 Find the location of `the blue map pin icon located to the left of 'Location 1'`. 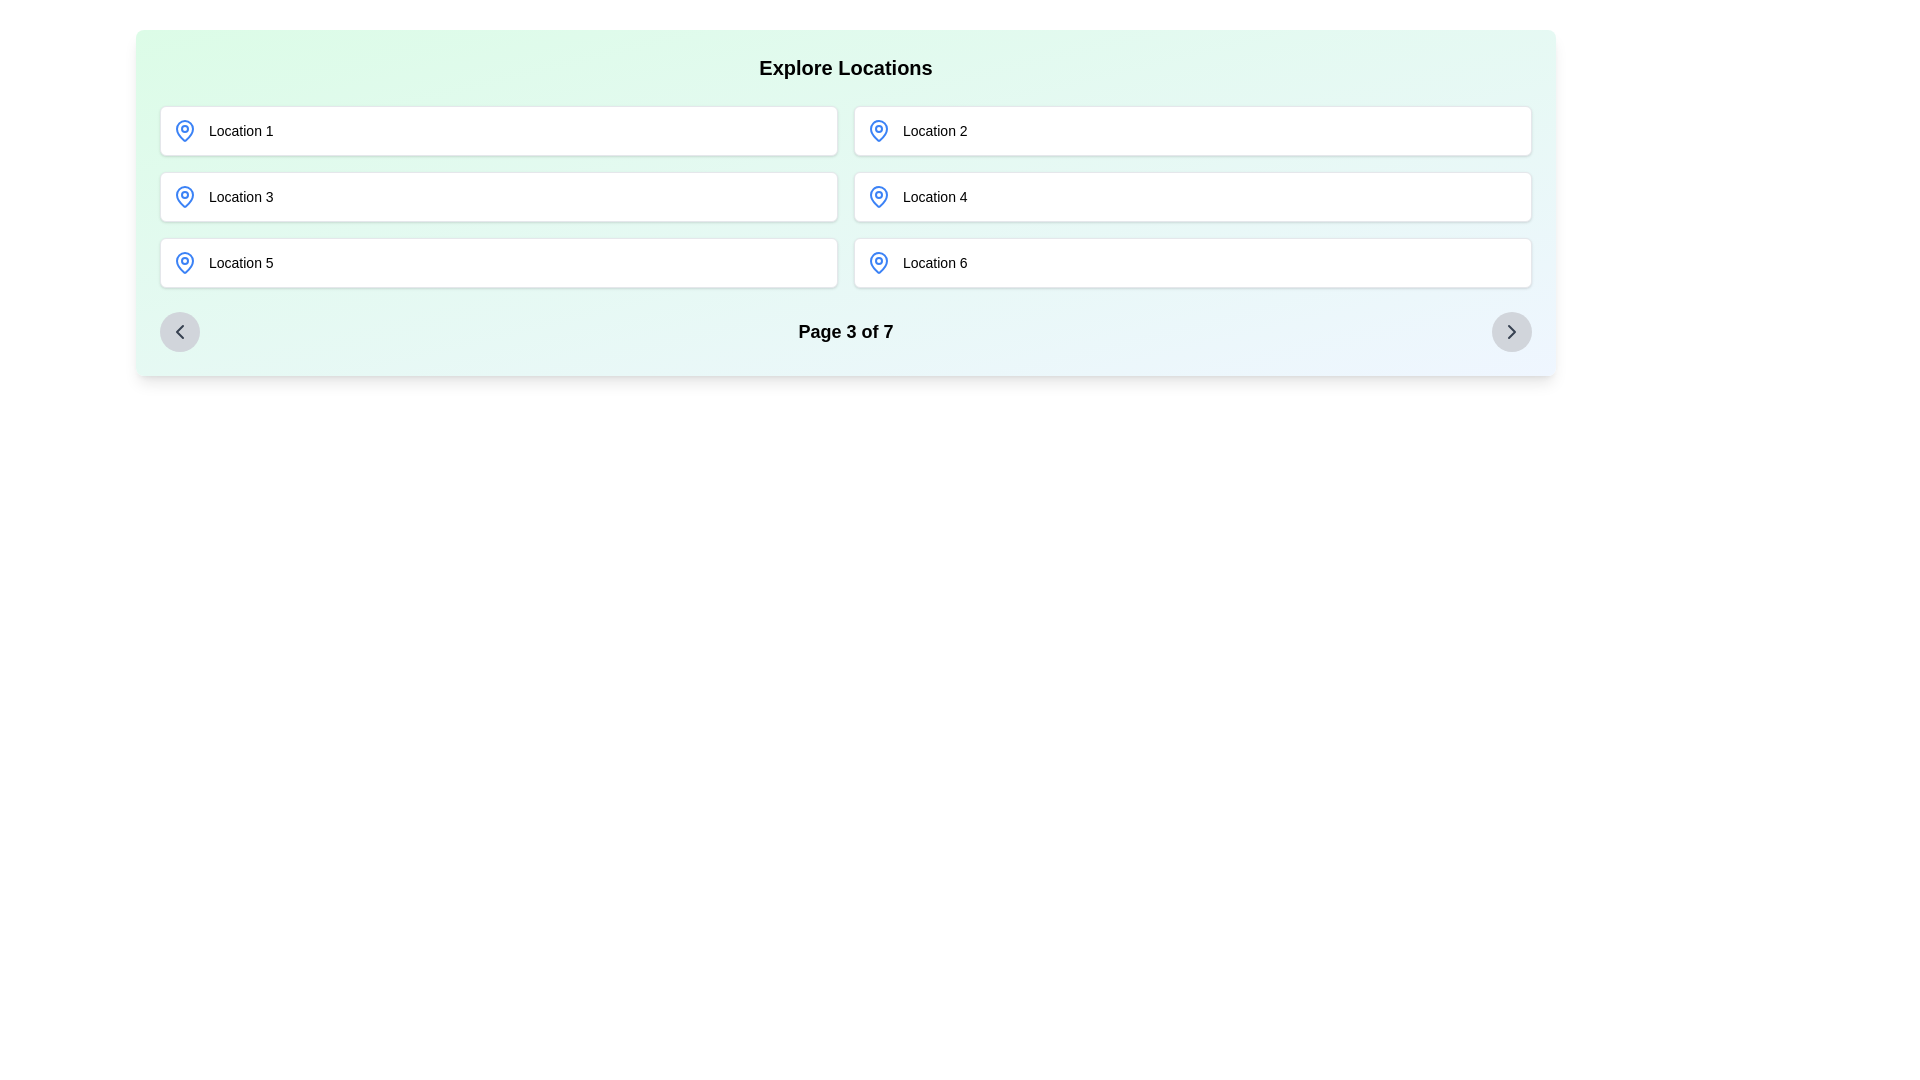

the blue map pin icon located to the left of 'Location 1' is located at coordinates (185, 131).